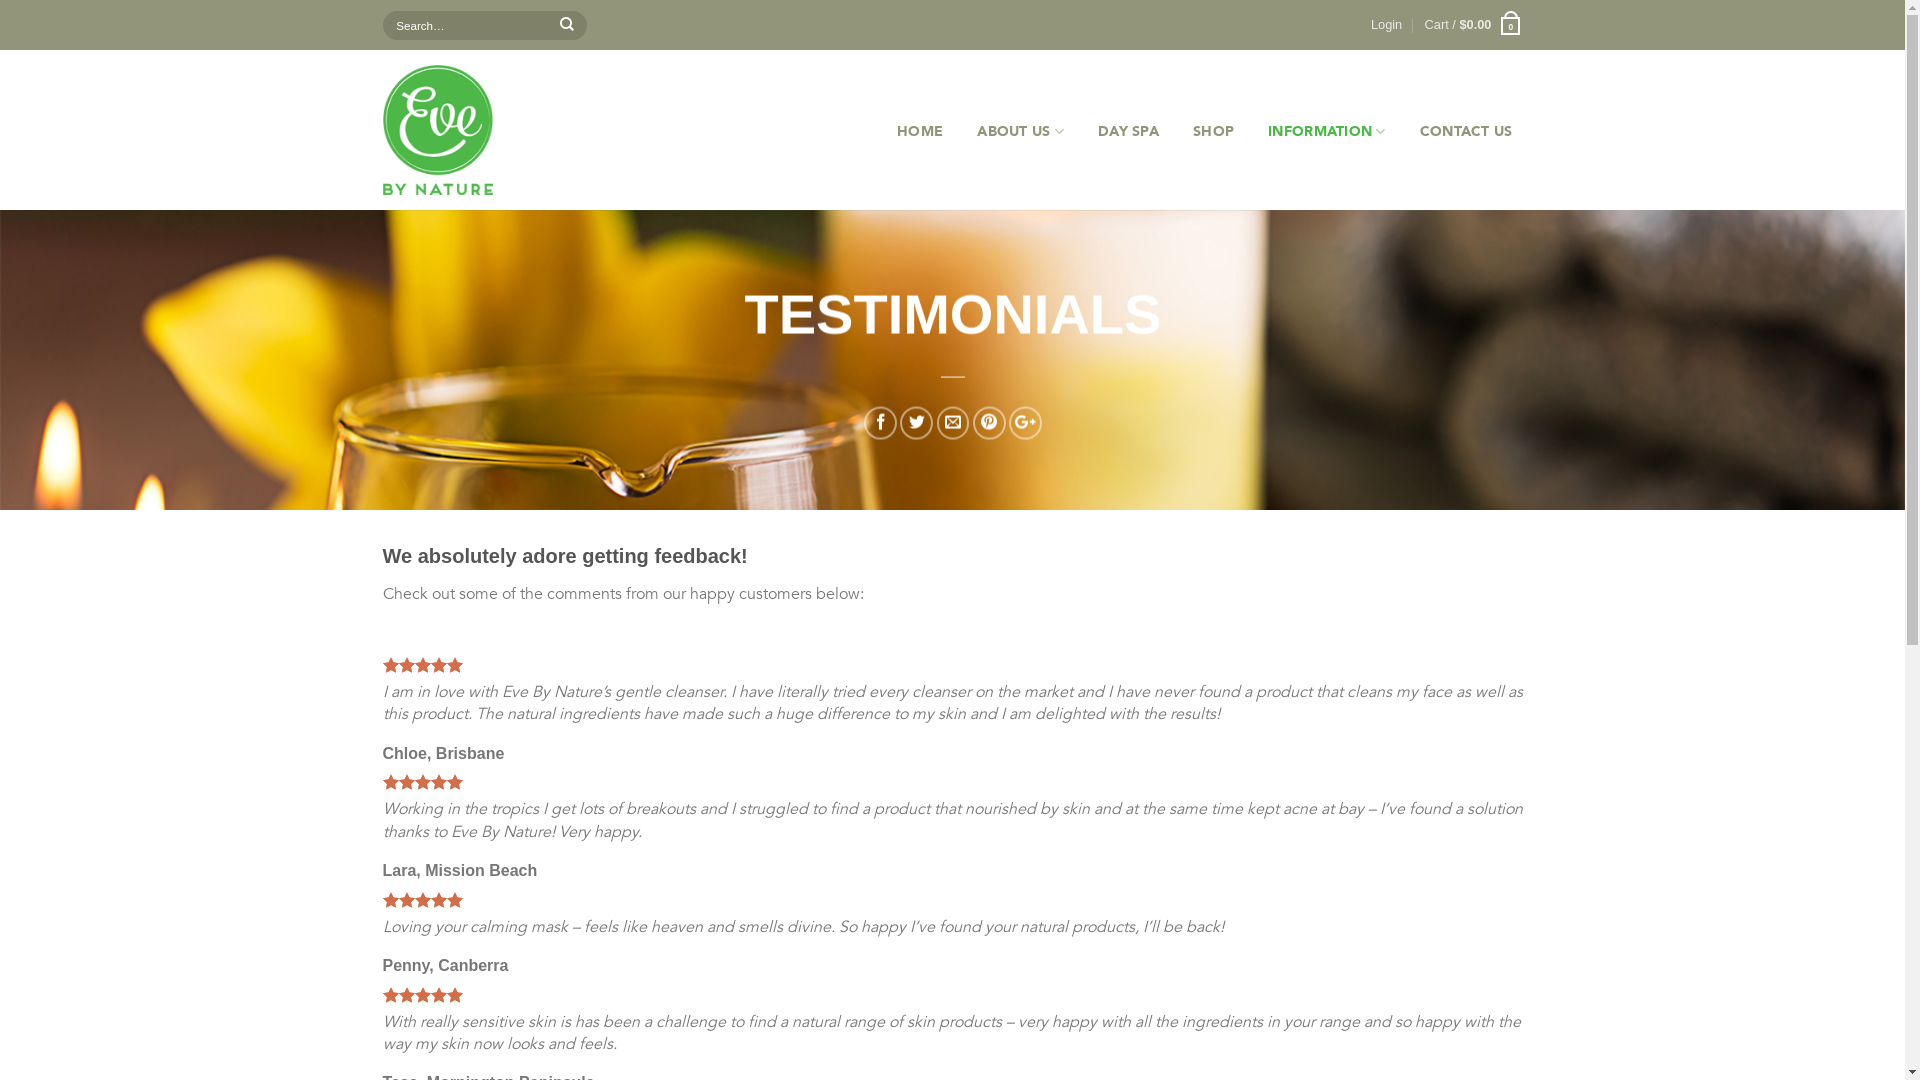 The height and width of the screenshot is (1080, 1920). I want to click on 'DAY SPA', so click(1128, 131).